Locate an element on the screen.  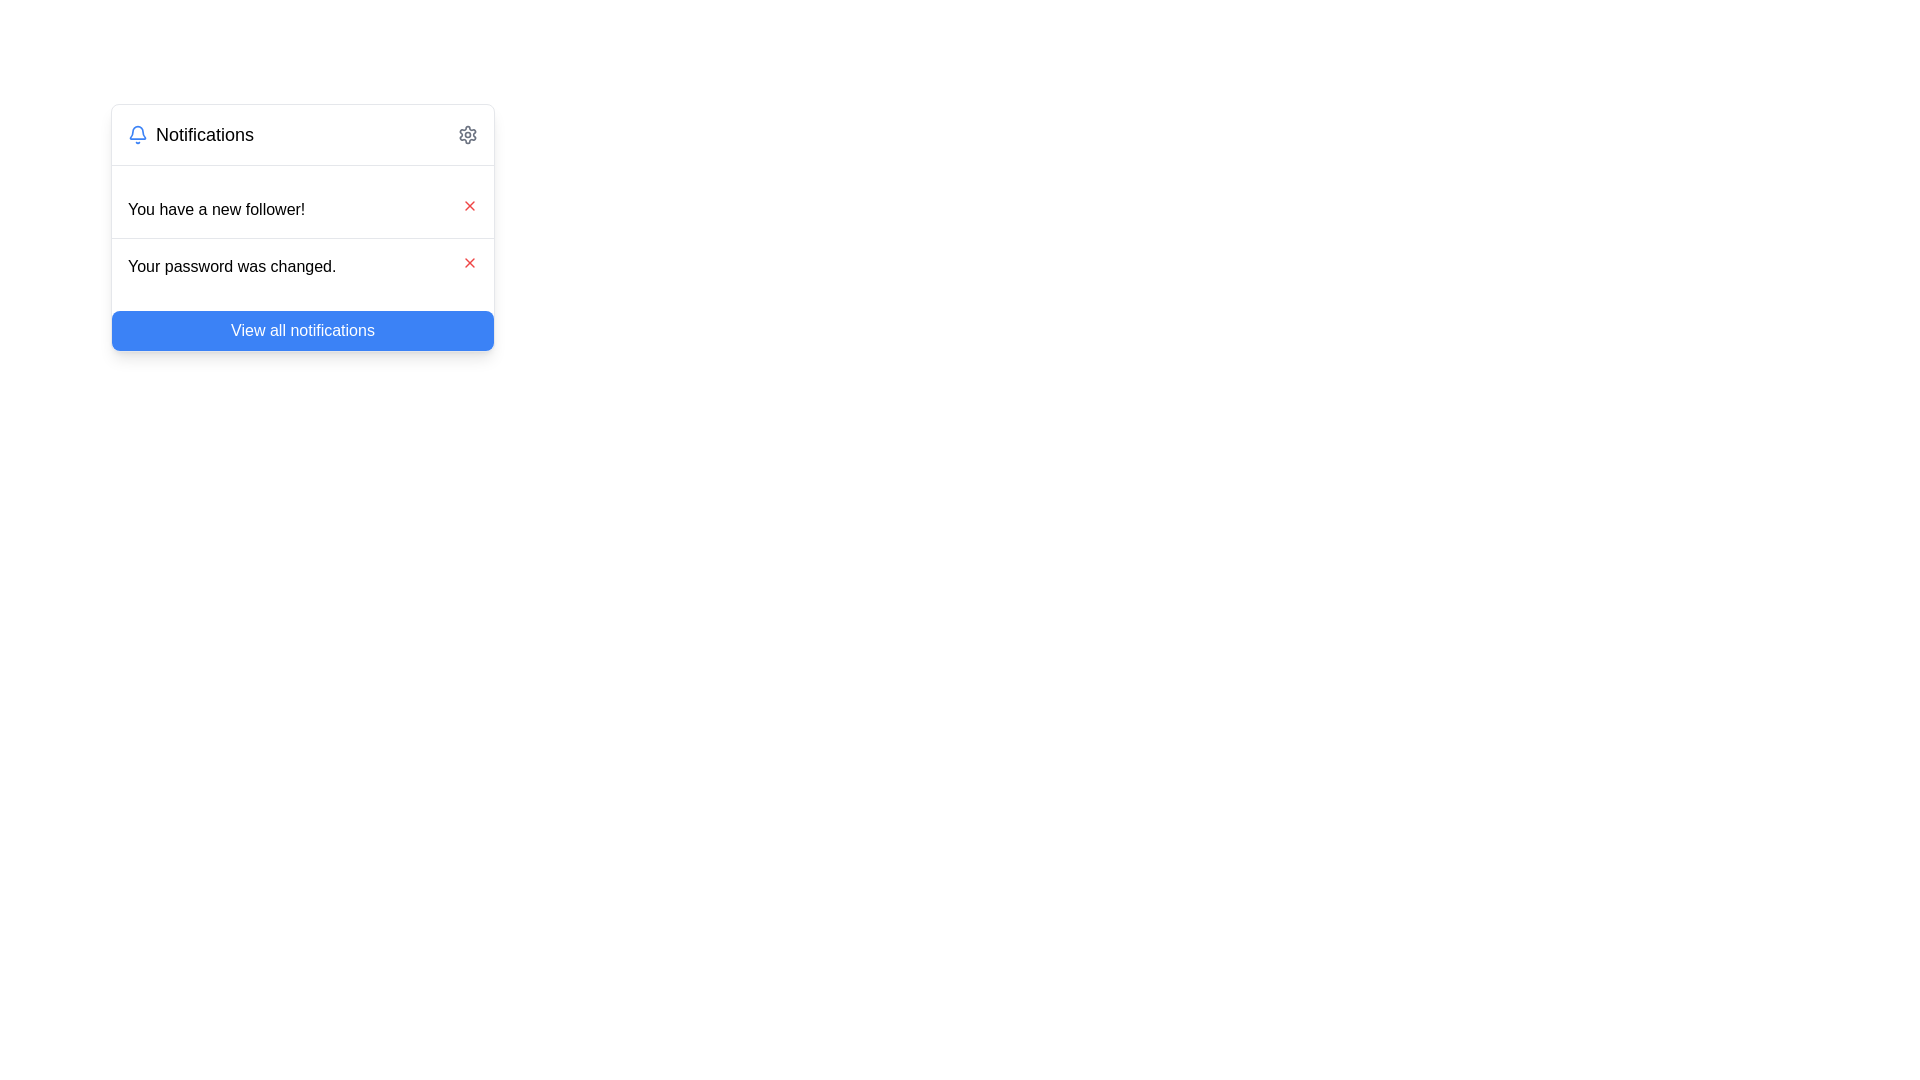
the Close button icon located in the top-right corner of the notification card that reads 'You have a new follower!' is located at coordinates (469, 205).